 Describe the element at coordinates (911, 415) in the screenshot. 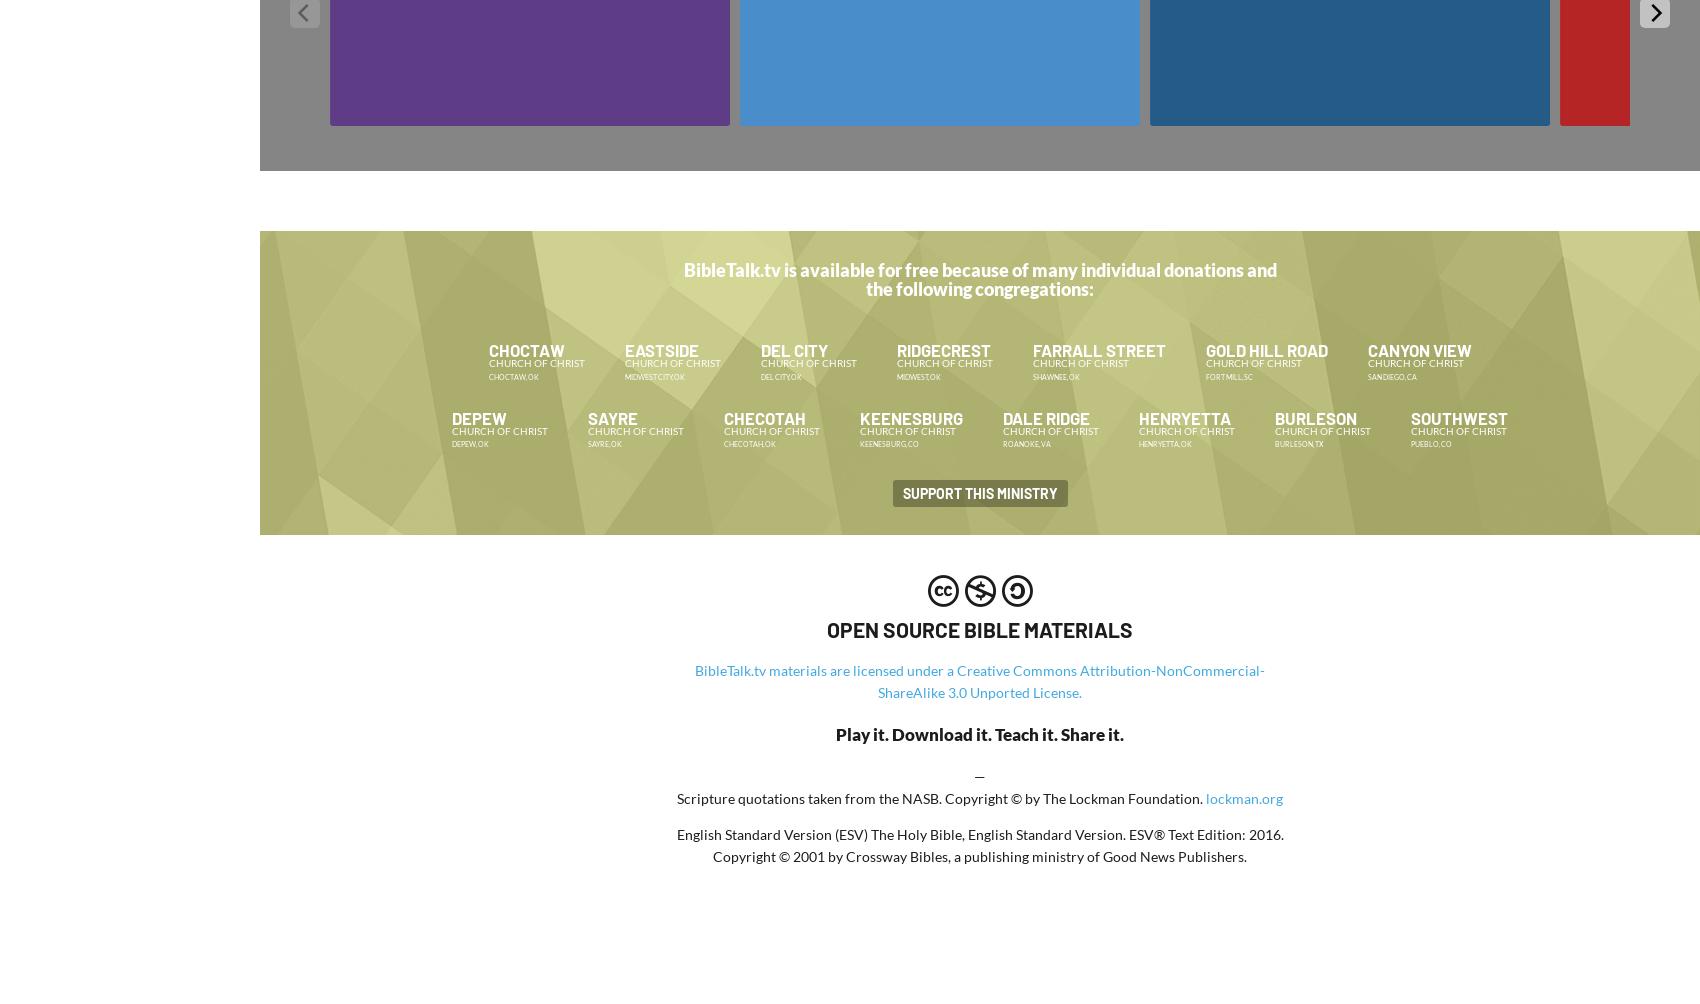

I see `'Keenesburg'` at that location.